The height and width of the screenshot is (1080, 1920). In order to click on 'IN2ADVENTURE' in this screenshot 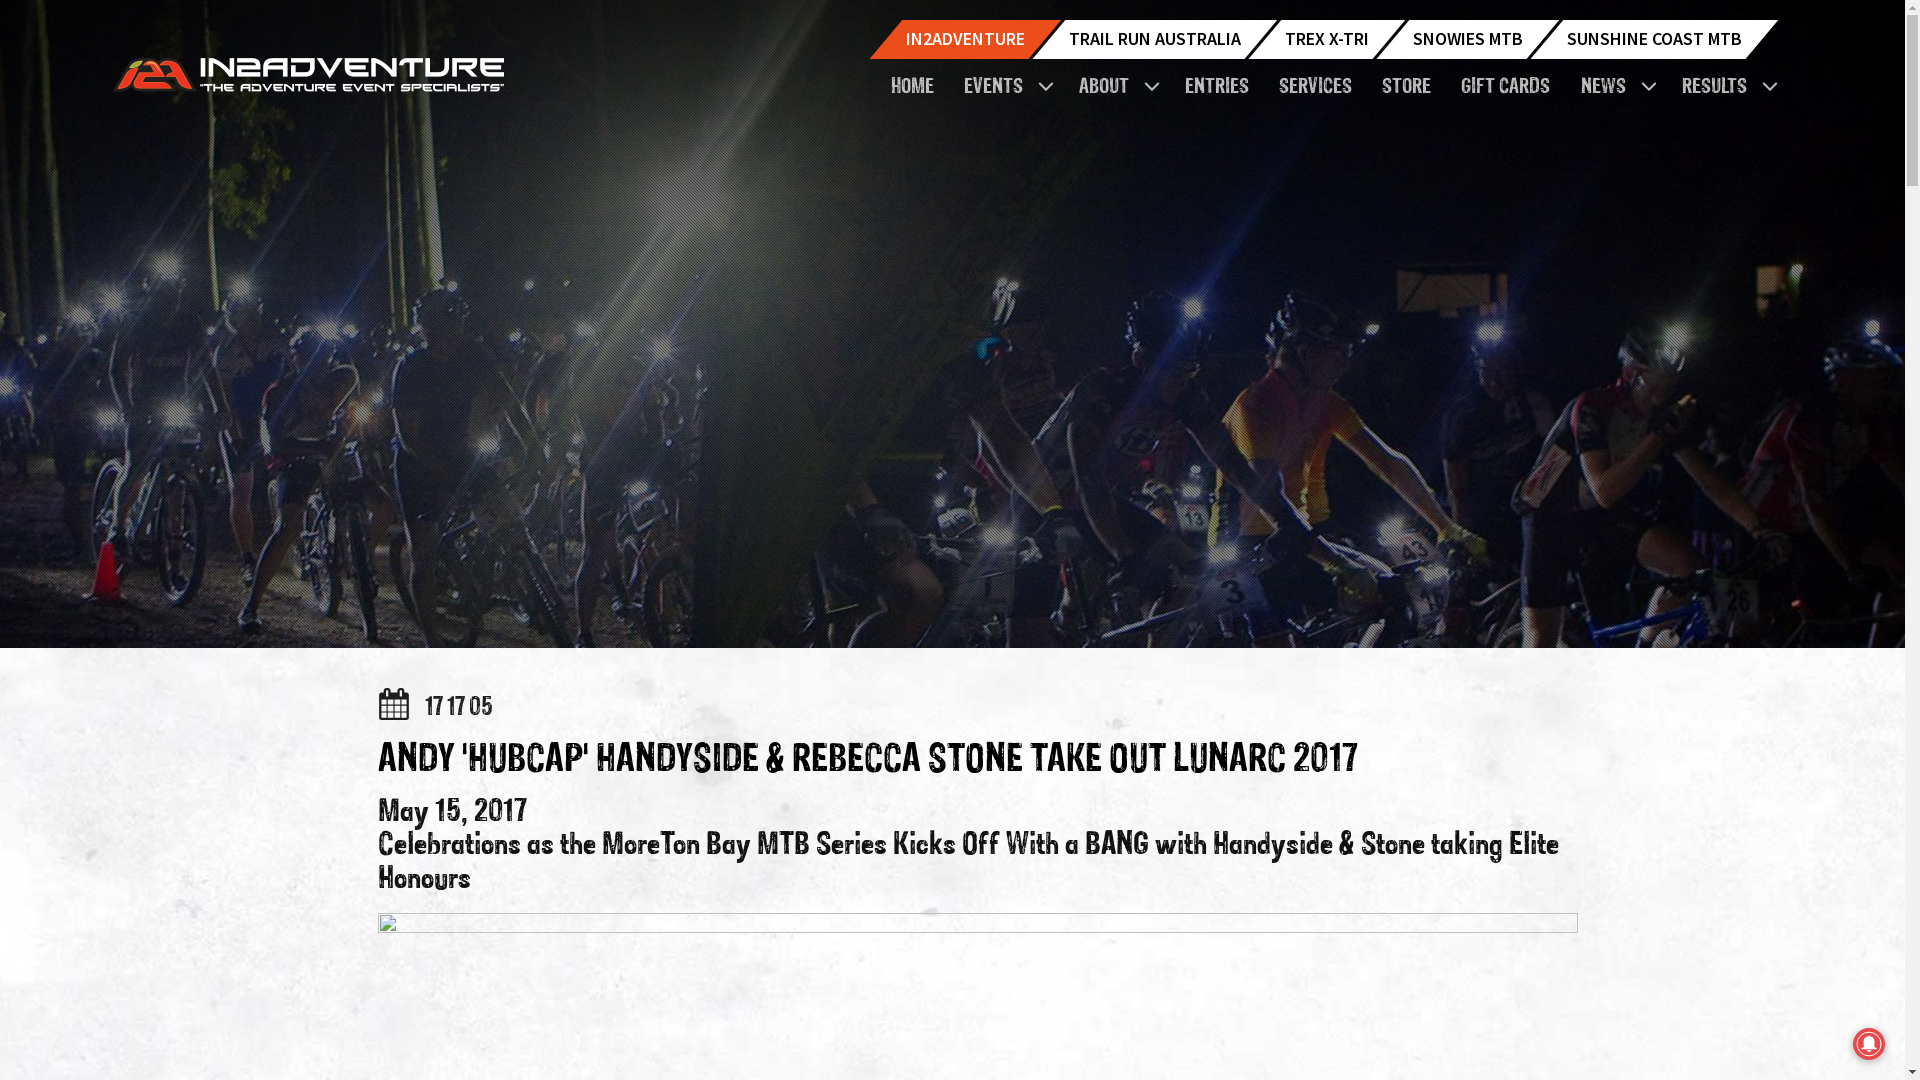, I will do `click(965, 39)`.